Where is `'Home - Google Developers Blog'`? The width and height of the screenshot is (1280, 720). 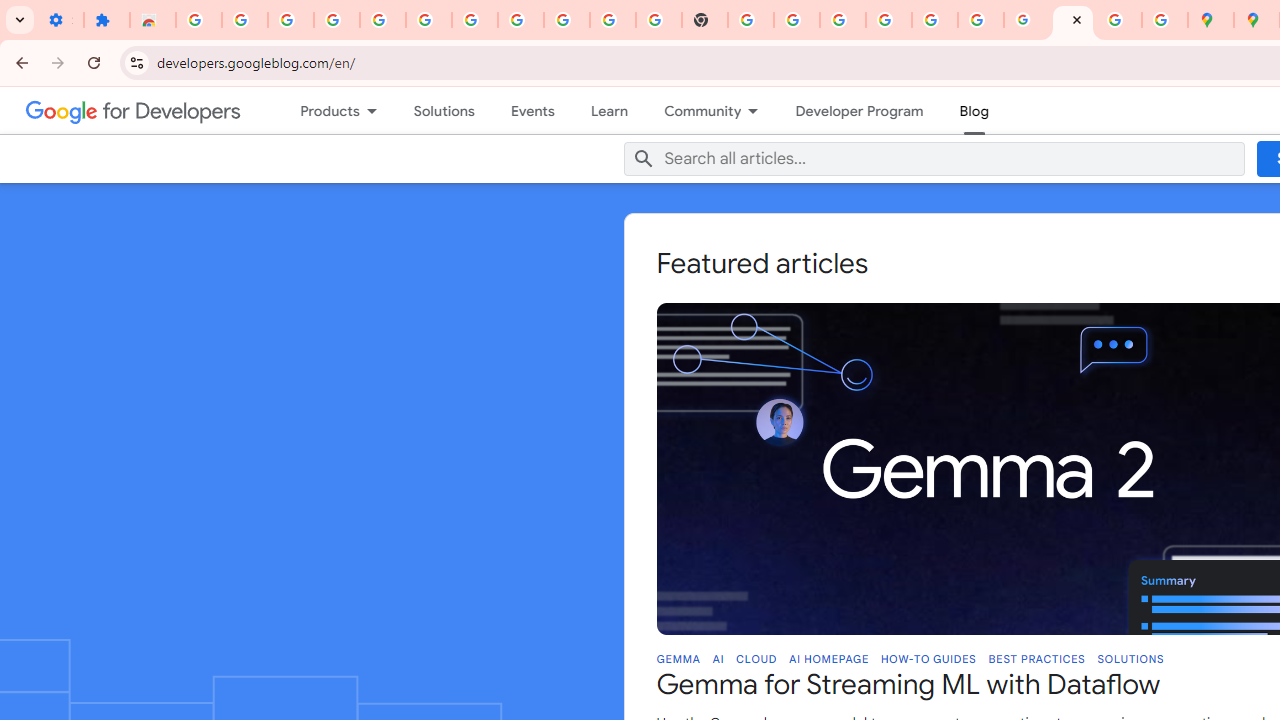 'Home - Google Developers Blog' is located at coordinates (1071, 20).